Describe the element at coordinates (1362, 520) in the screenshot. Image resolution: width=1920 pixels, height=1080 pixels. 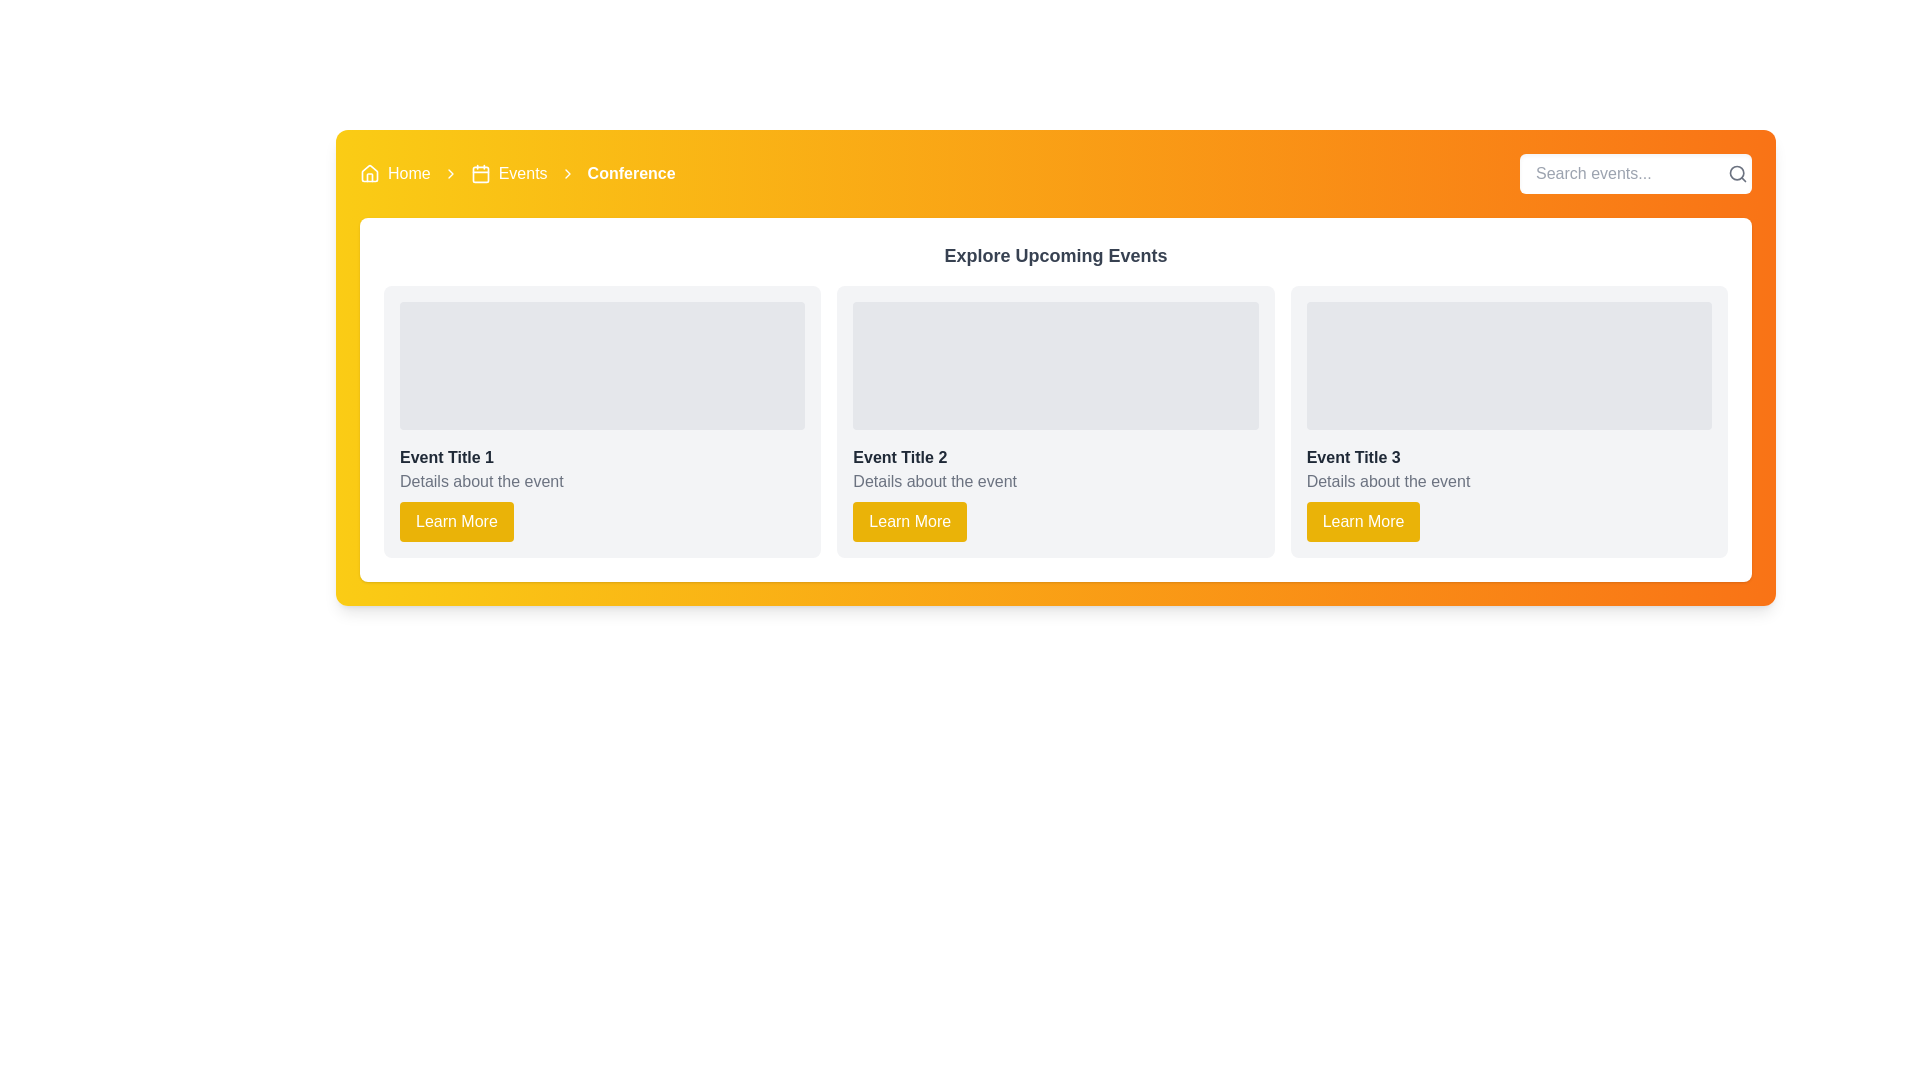
I see `the button located at the bottom-right corner of the event card labeled 'Event Title 3'` at that location.